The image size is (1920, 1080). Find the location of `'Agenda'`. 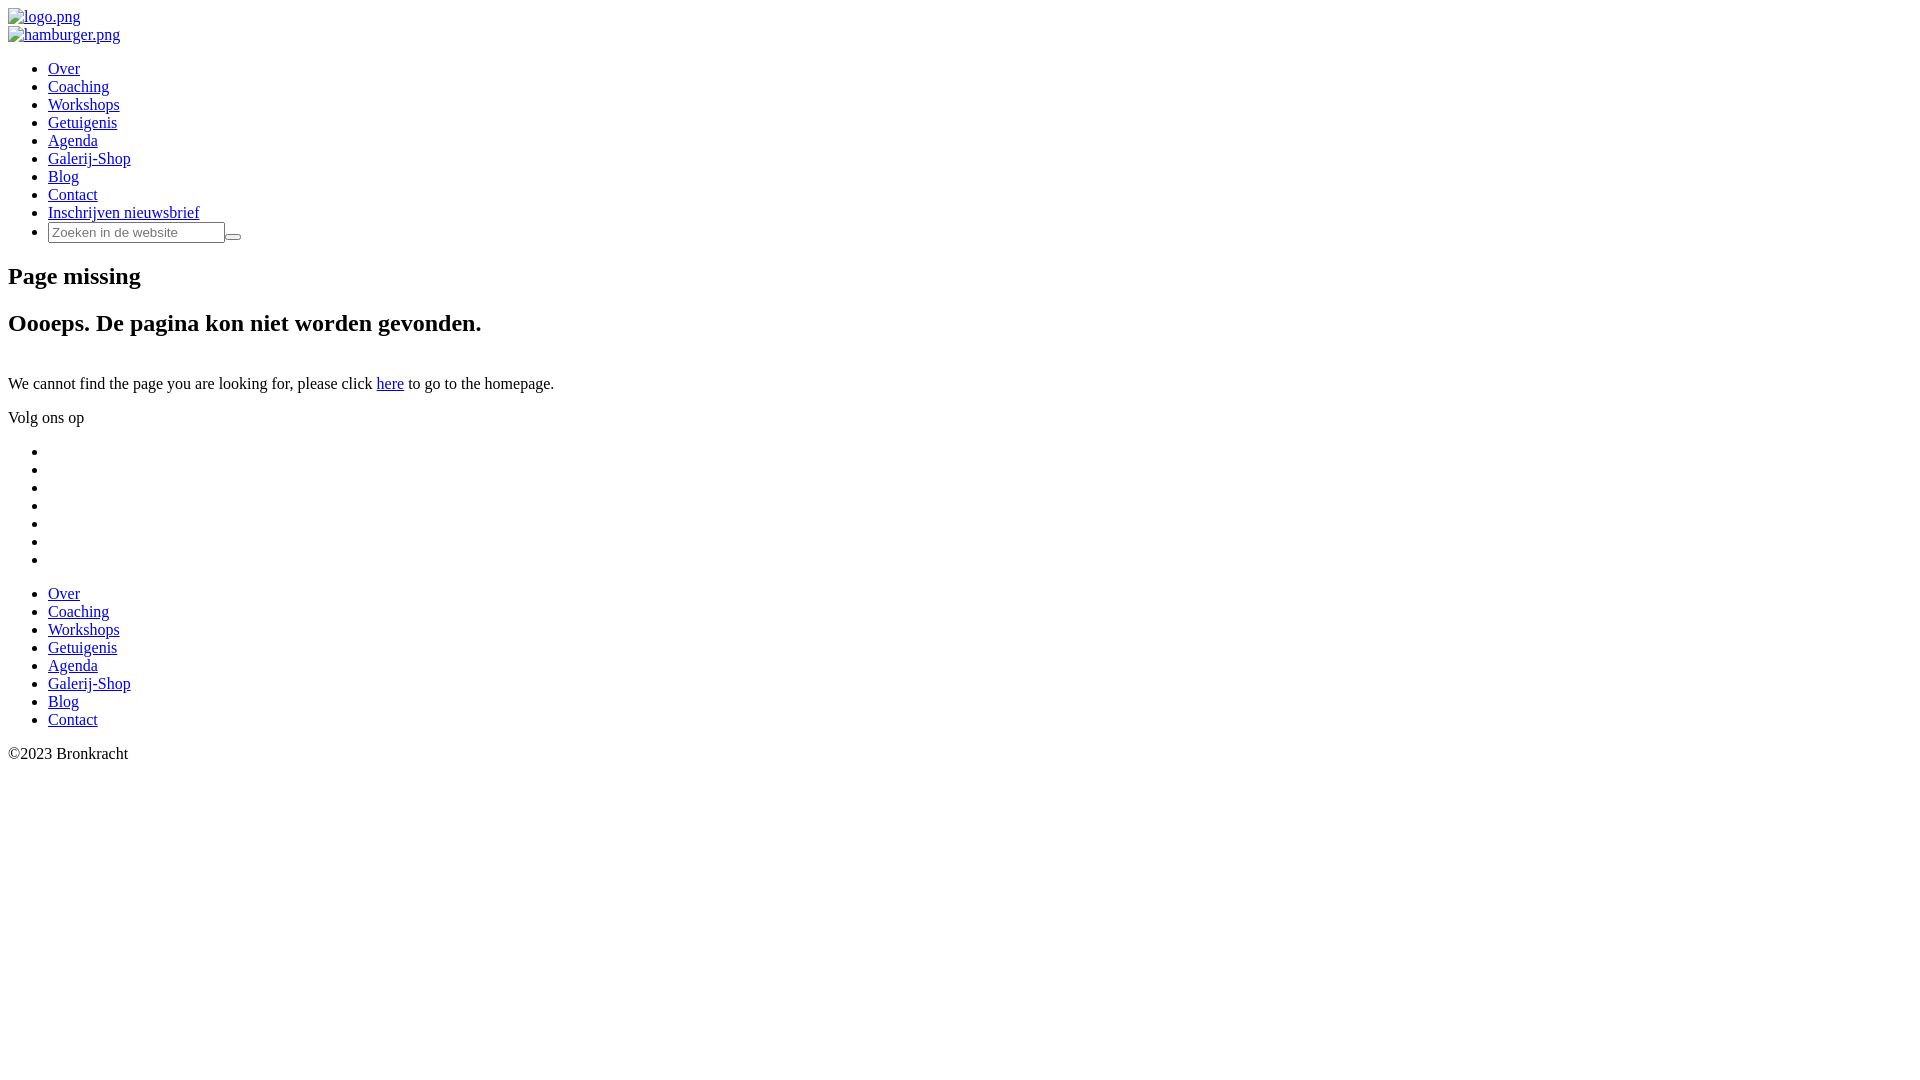

'Agenda' is located at coordinates (72, 139).